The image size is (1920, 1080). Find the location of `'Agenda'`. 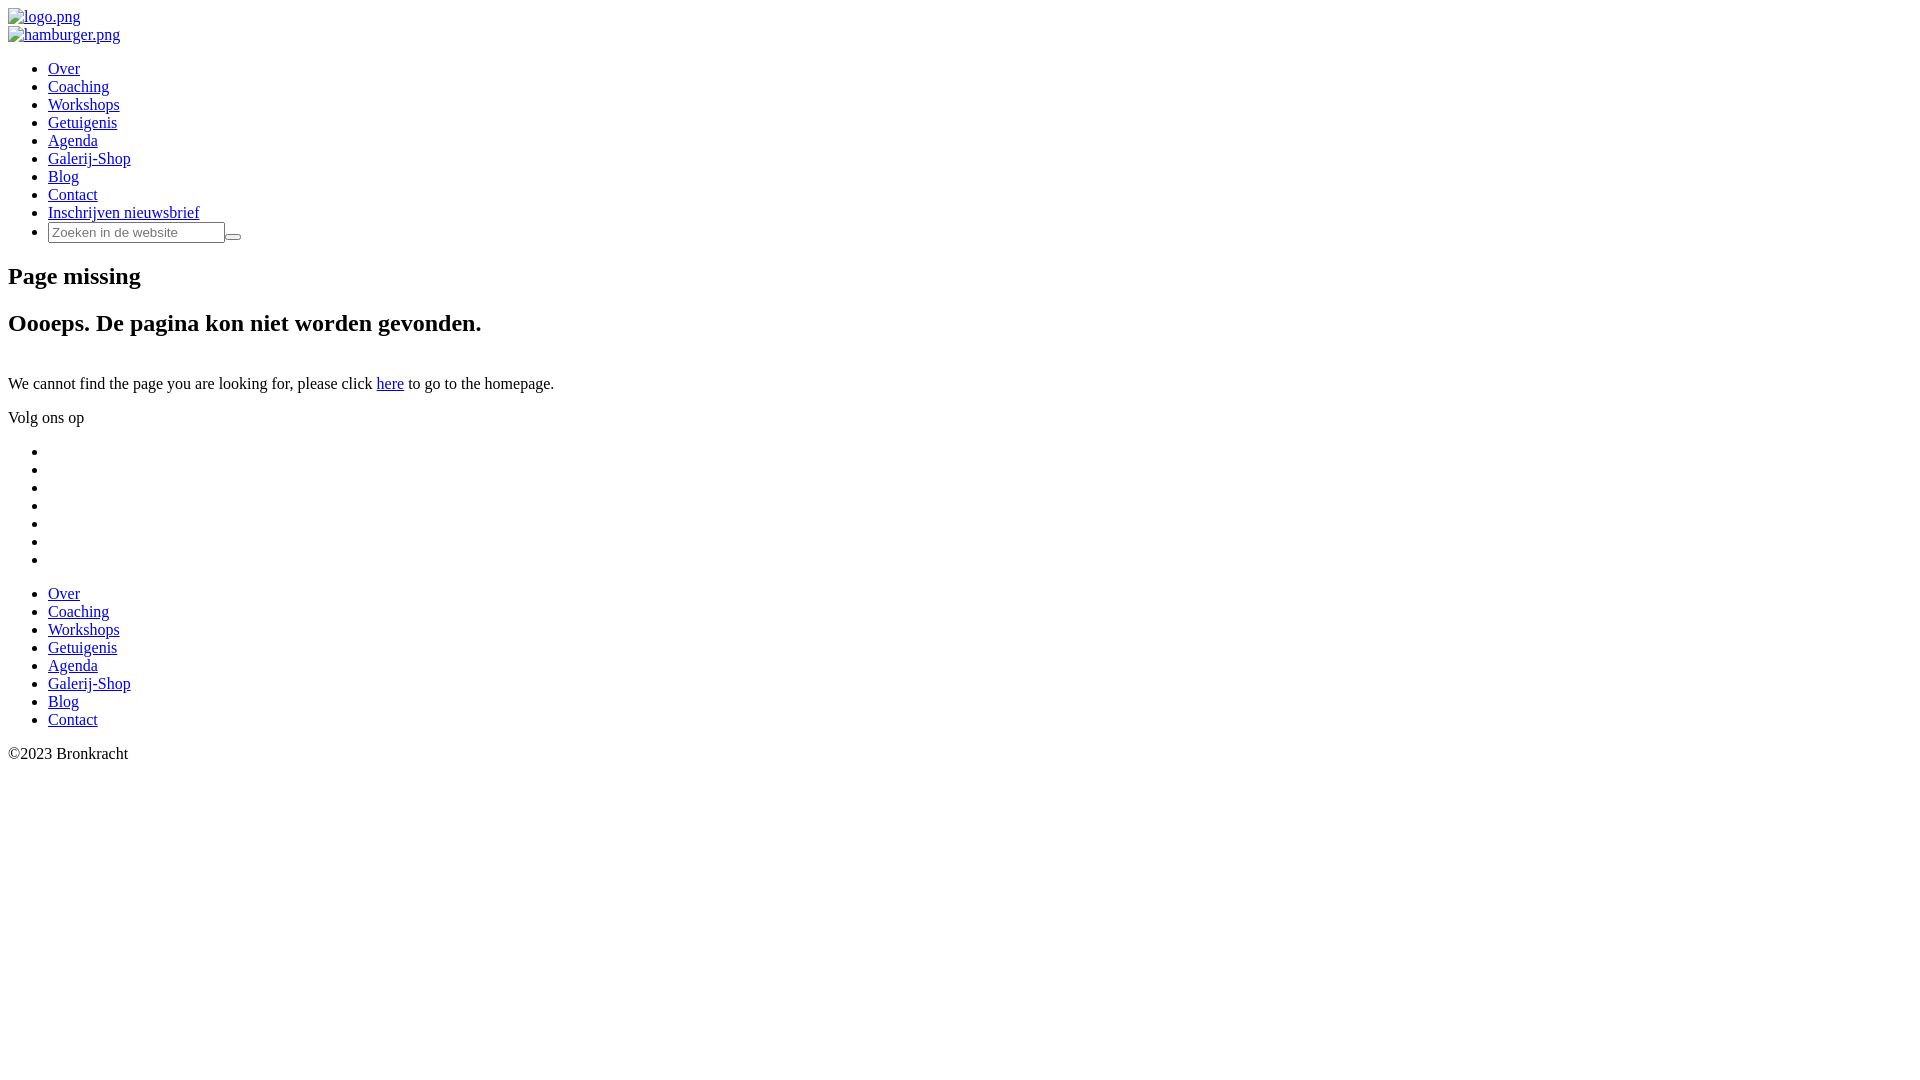

'Agenda' is located at coordinates (72, 139).